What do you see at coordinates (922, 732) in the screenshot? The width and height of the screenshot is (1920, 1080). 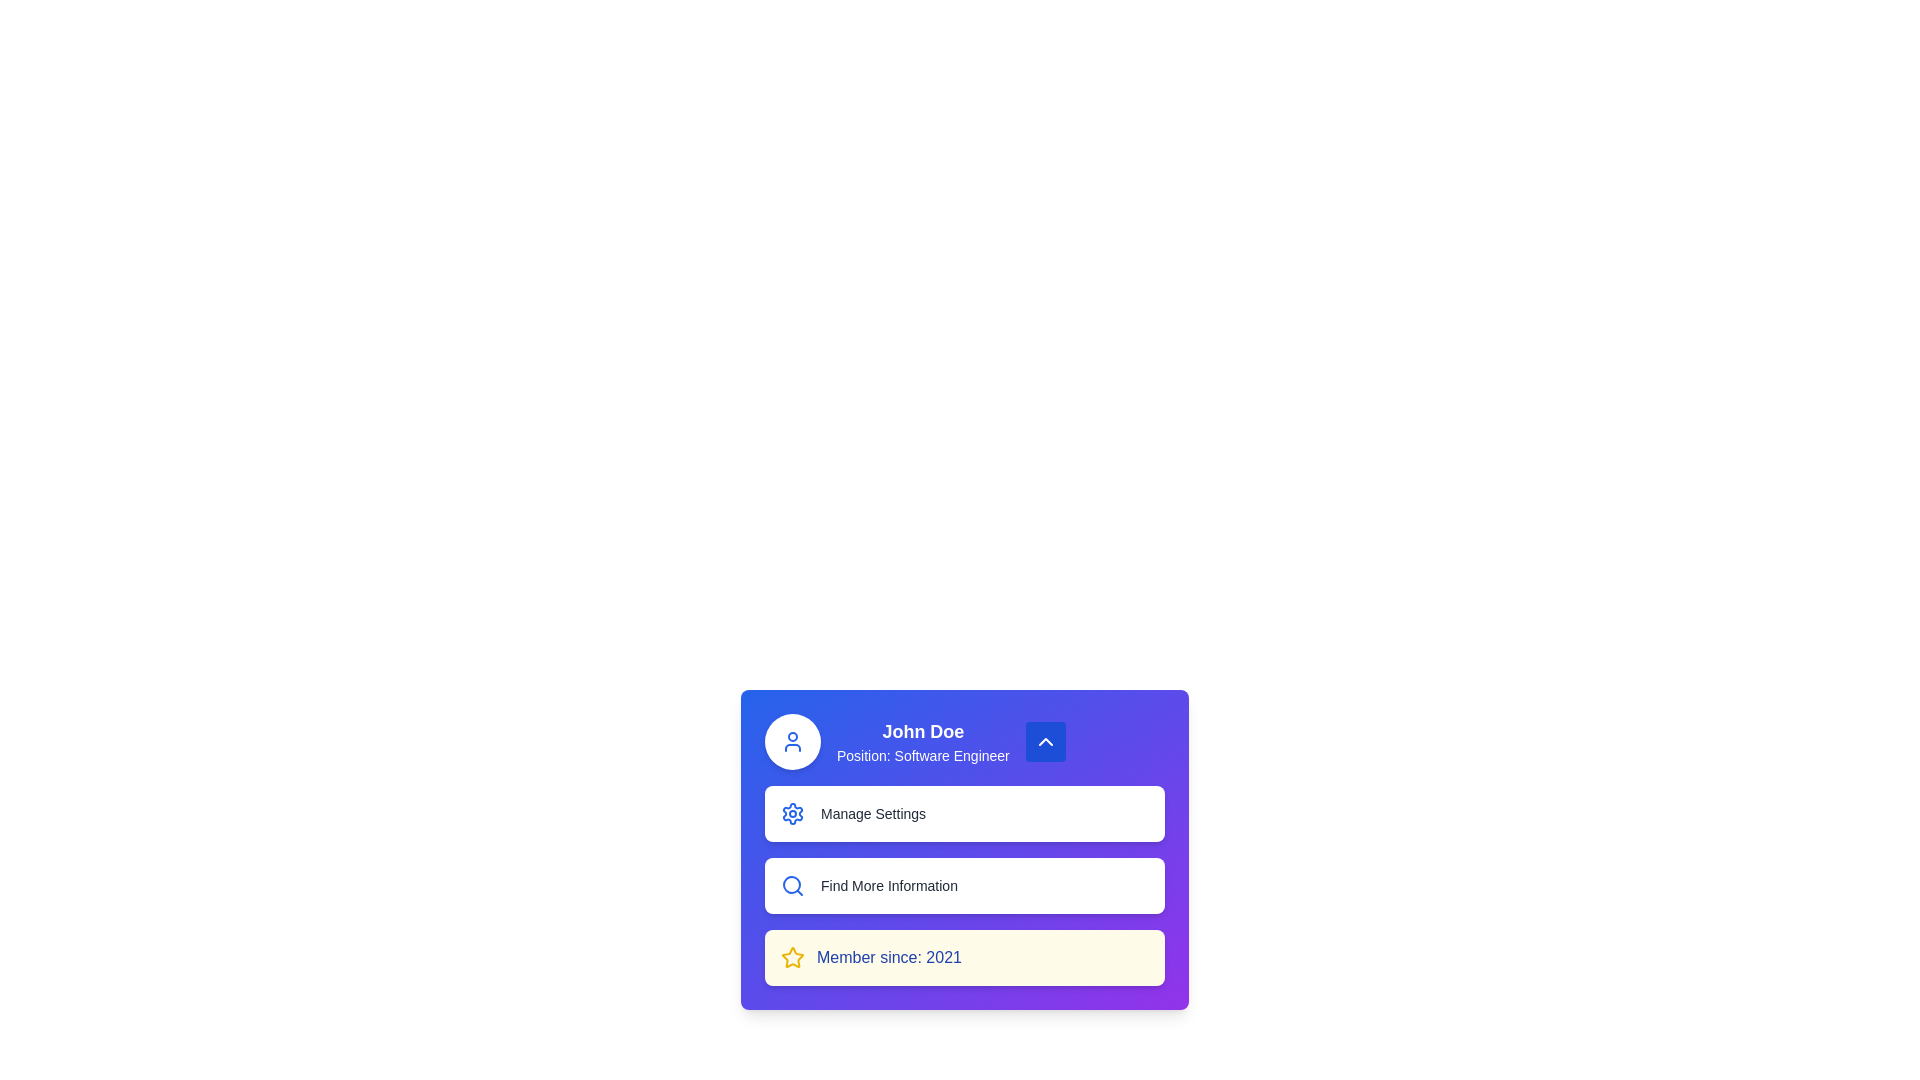 I see `the bold text label displaying 'John Doe' at the top of the user information card, which is horizontally centered above the position text` at bounding box center [922, 732].